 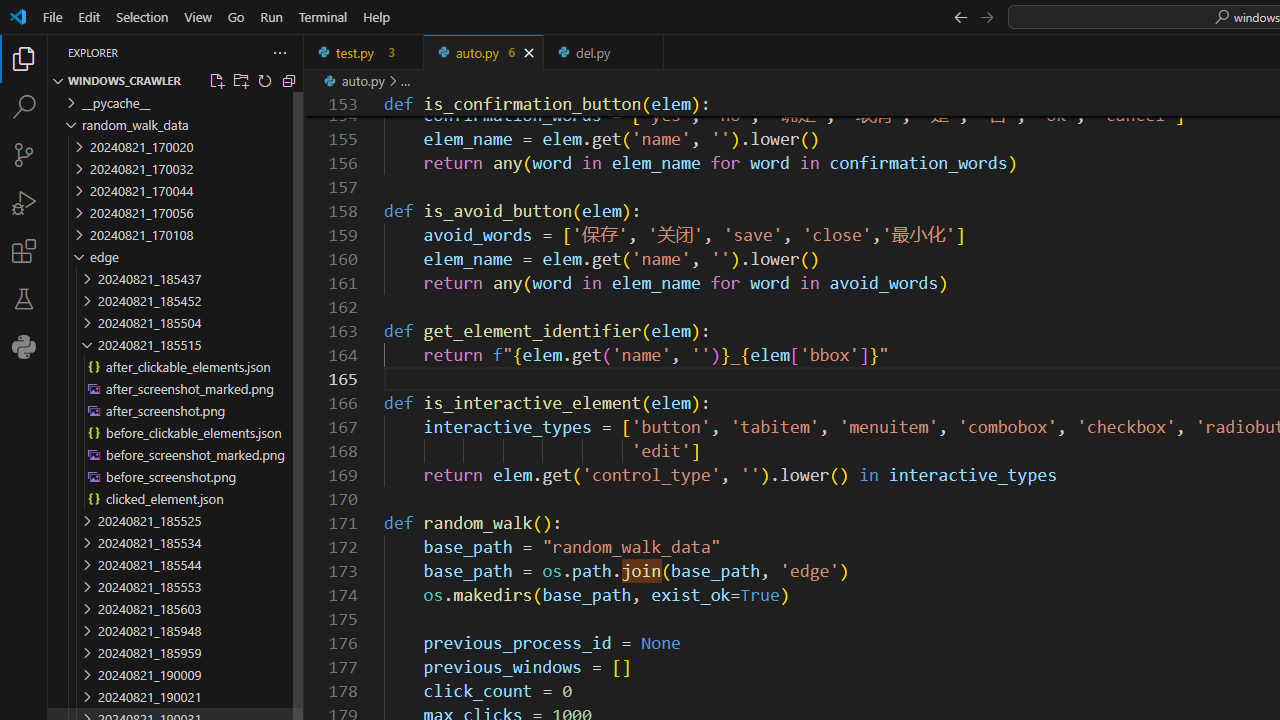 I want to click on 'Views and More Actions...', so click(x=278, y=51).